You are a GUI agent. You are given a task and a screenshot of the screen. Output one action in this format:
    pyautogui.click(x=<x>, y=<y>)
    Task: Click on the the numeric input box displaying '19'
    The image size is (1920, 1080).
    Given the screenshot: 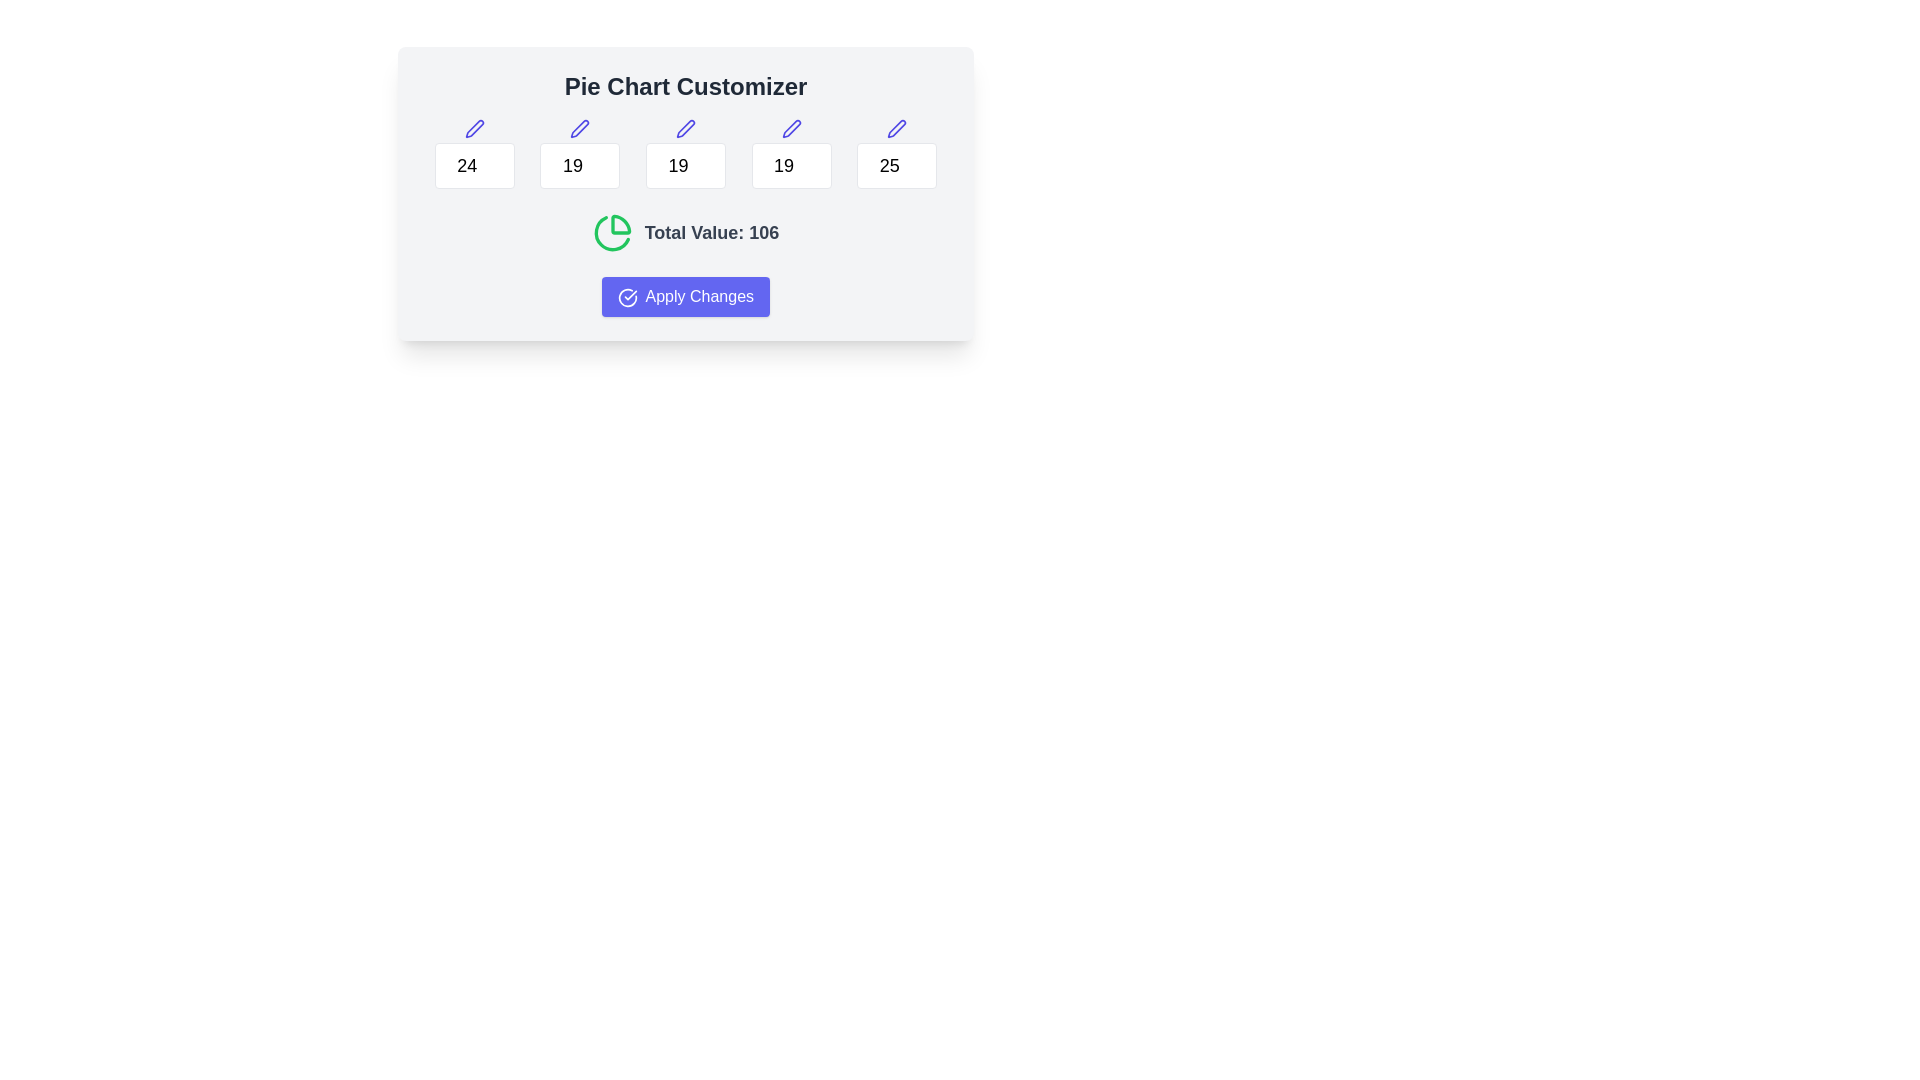 What is the action you would take?
    pyautogui.click(x=686, y=153)
    